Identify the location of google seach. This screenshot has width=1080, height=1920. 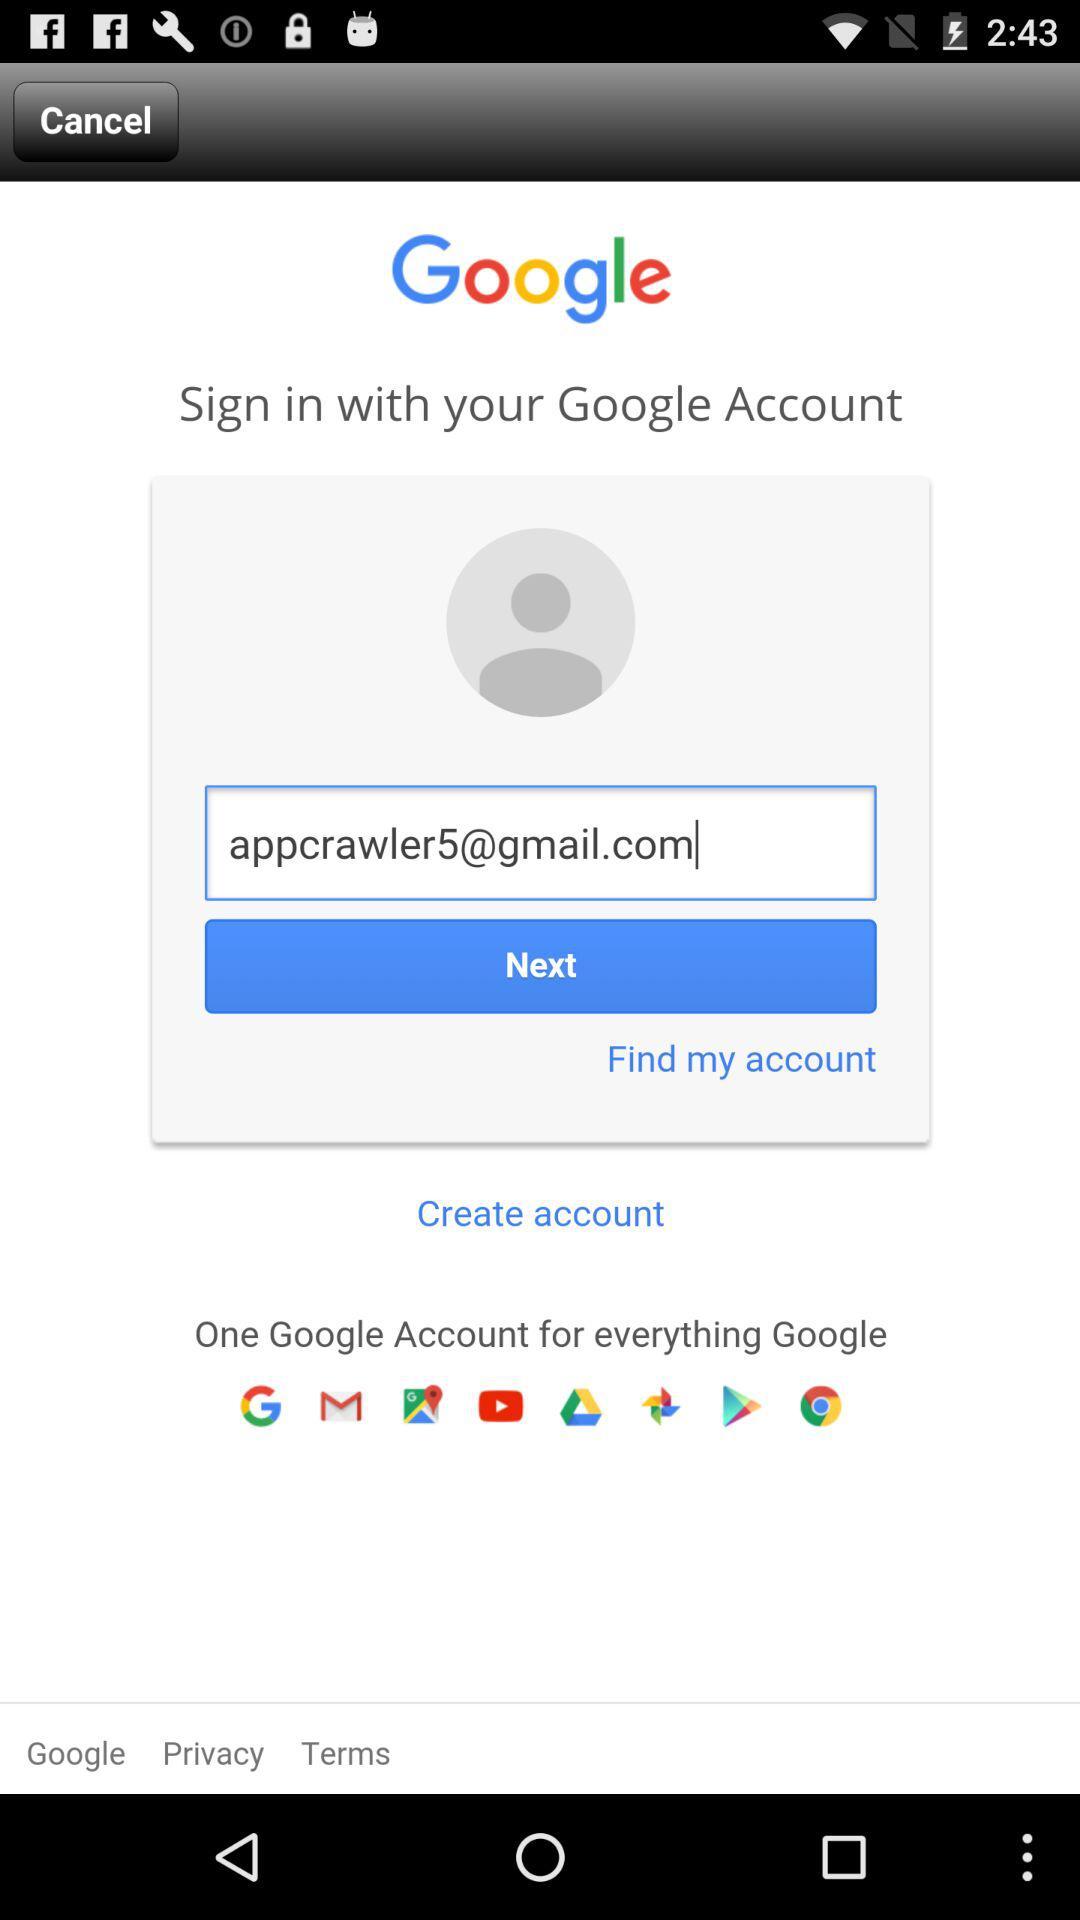
(540, 987).